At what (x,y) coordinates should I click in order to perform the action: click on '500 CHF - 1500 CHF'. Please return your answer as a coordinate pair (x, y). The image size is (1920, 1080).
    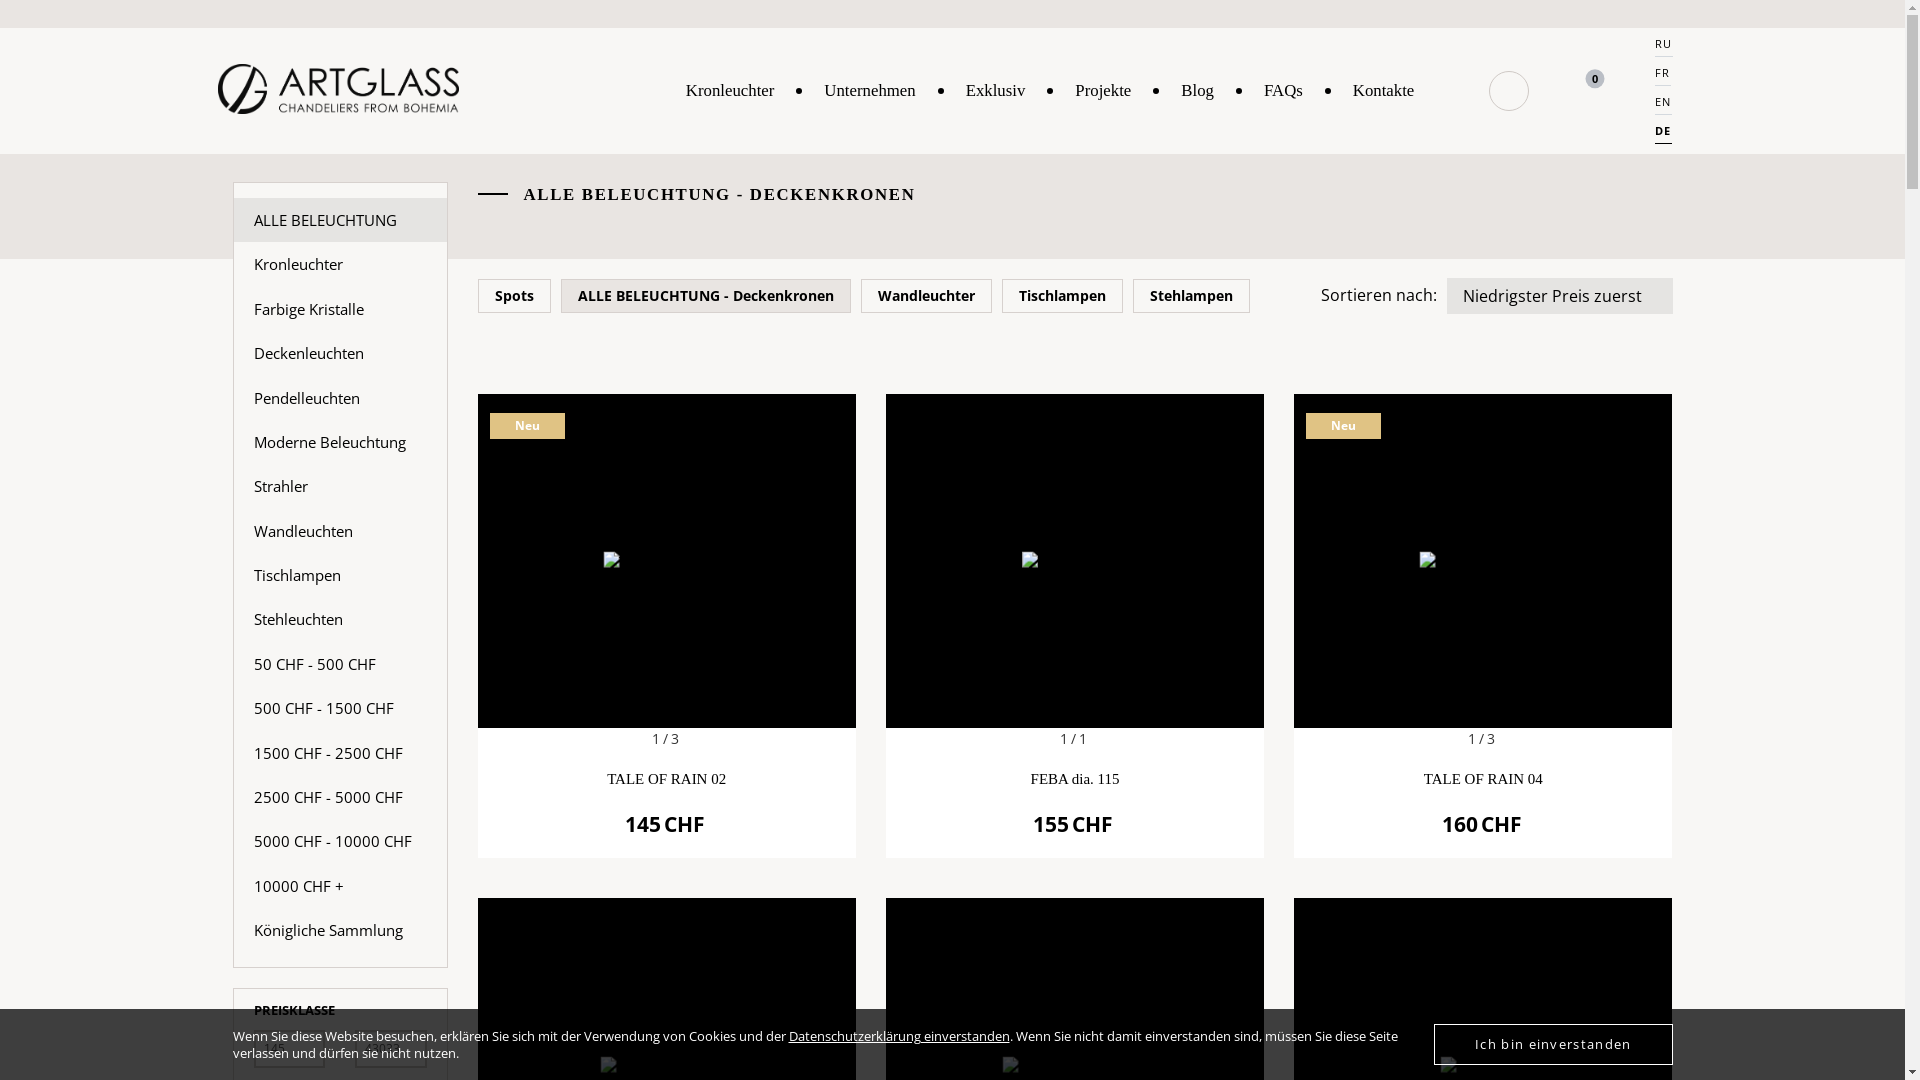
    Looking at the image, I should click on (340, 707).